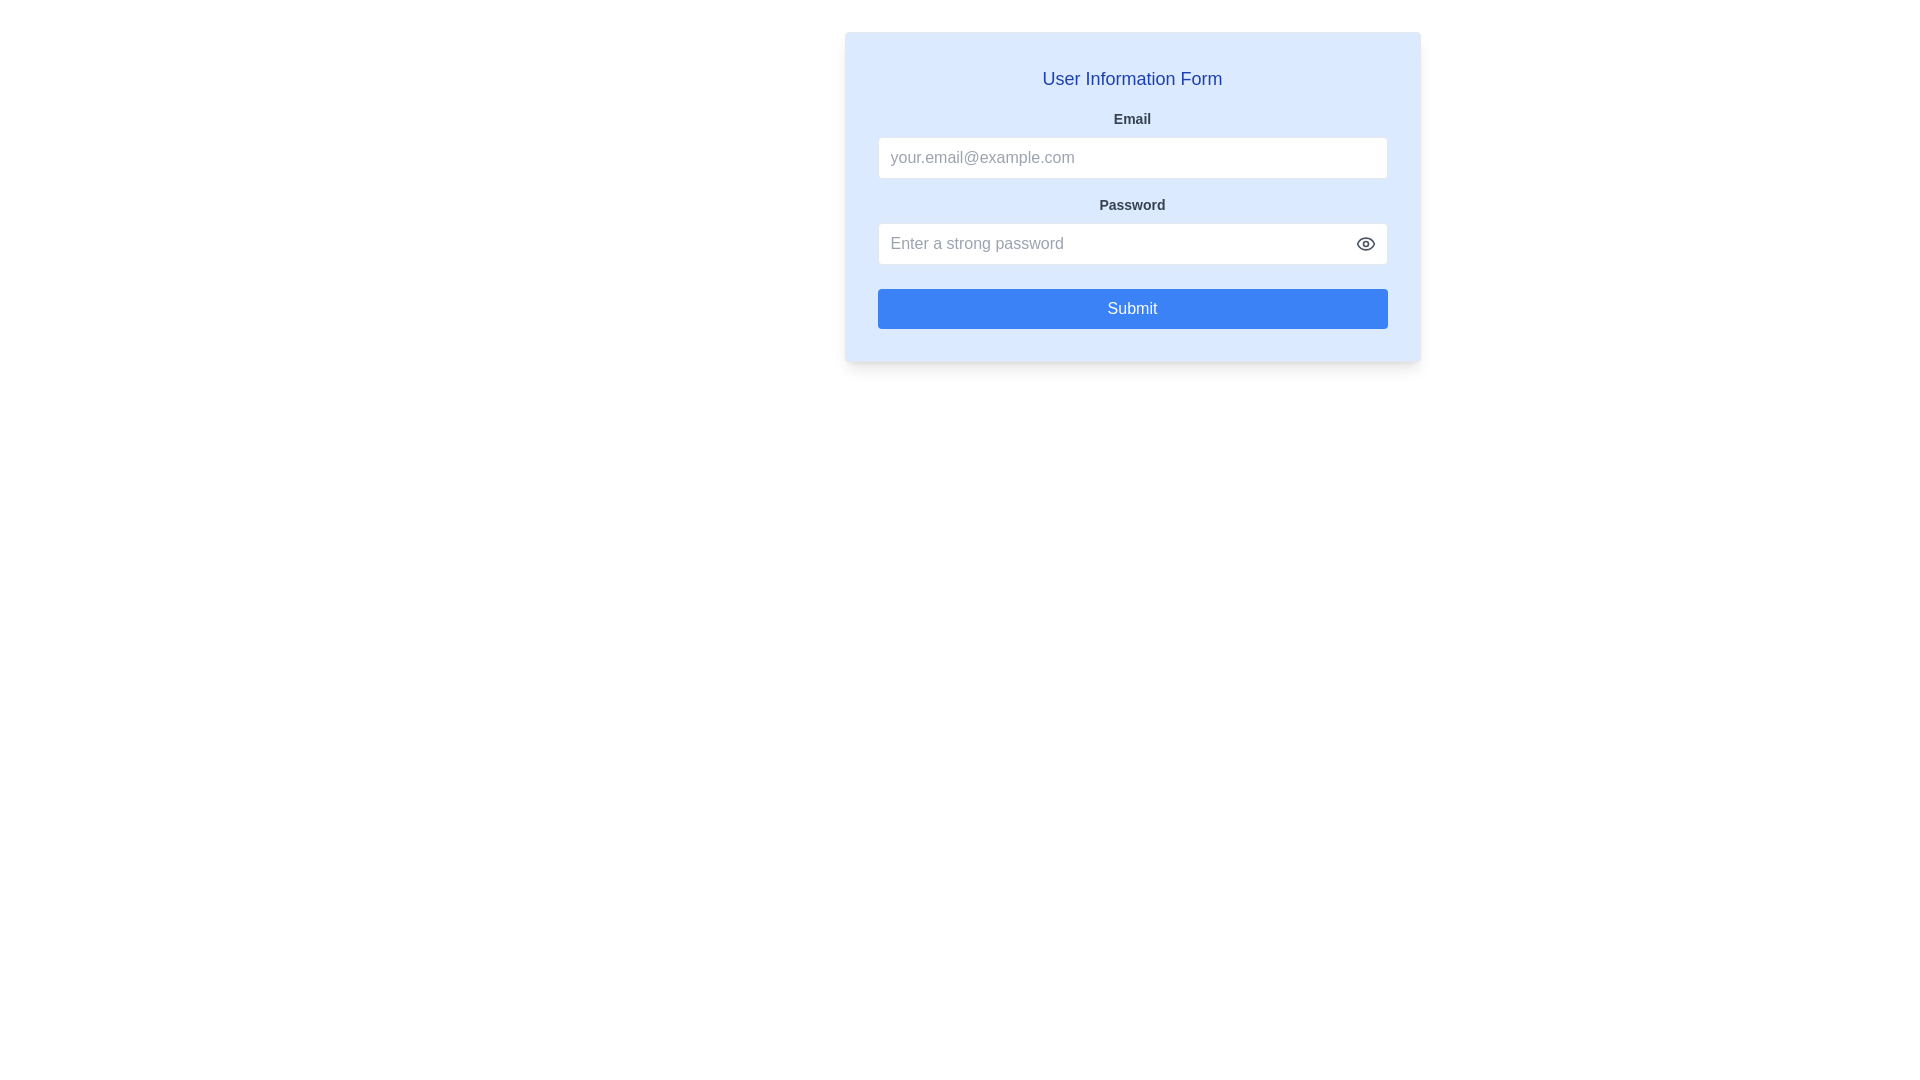 The width and height of the screenshot is (1920, 1080). Describe the element at coordinates (1364, 242) in the screenshot. I see `the eye icon located at the far right of the password input field` at that location.